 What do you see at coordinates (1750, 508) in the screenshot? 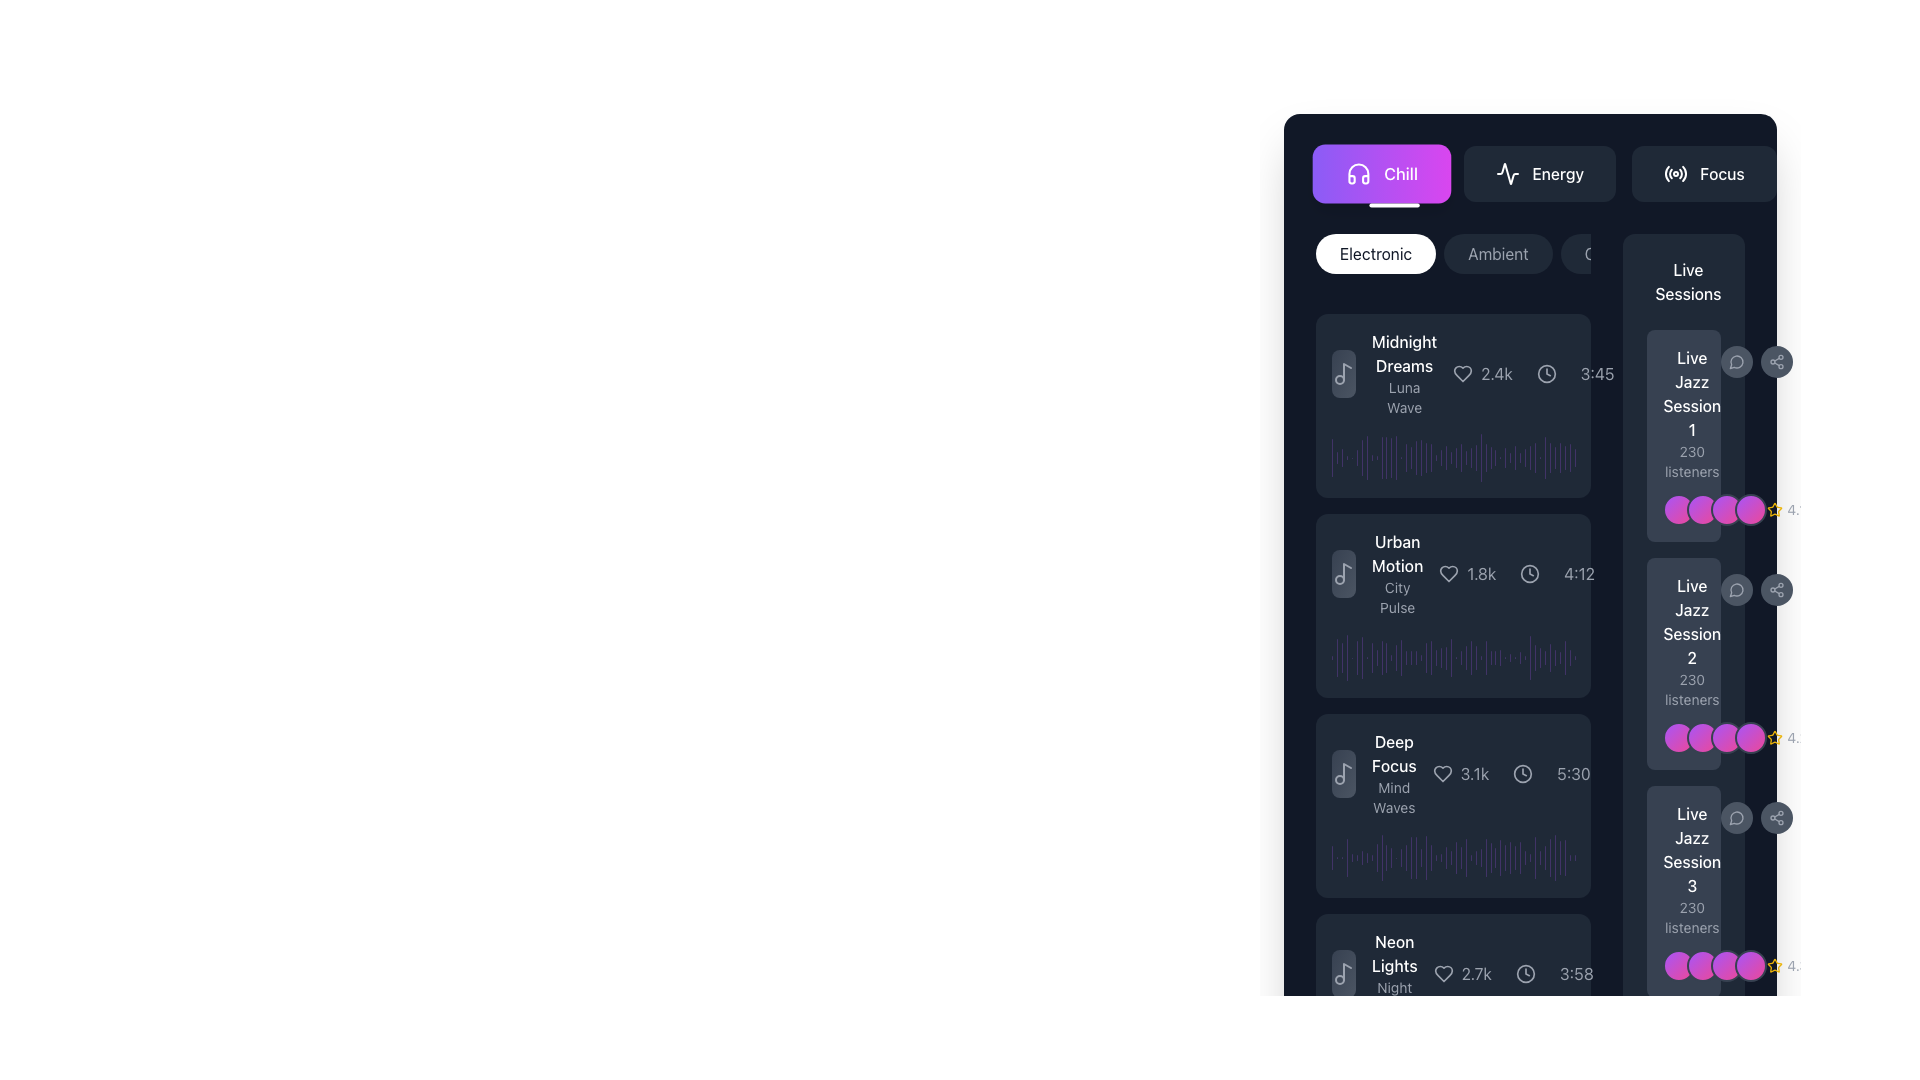
I see `the fourth circular decorative or interactive icon, which features a gradient fill transitioning from purple to pink and a dark gray border, located in the 'Live Sessions' section` at bounding box center [1750, 508].